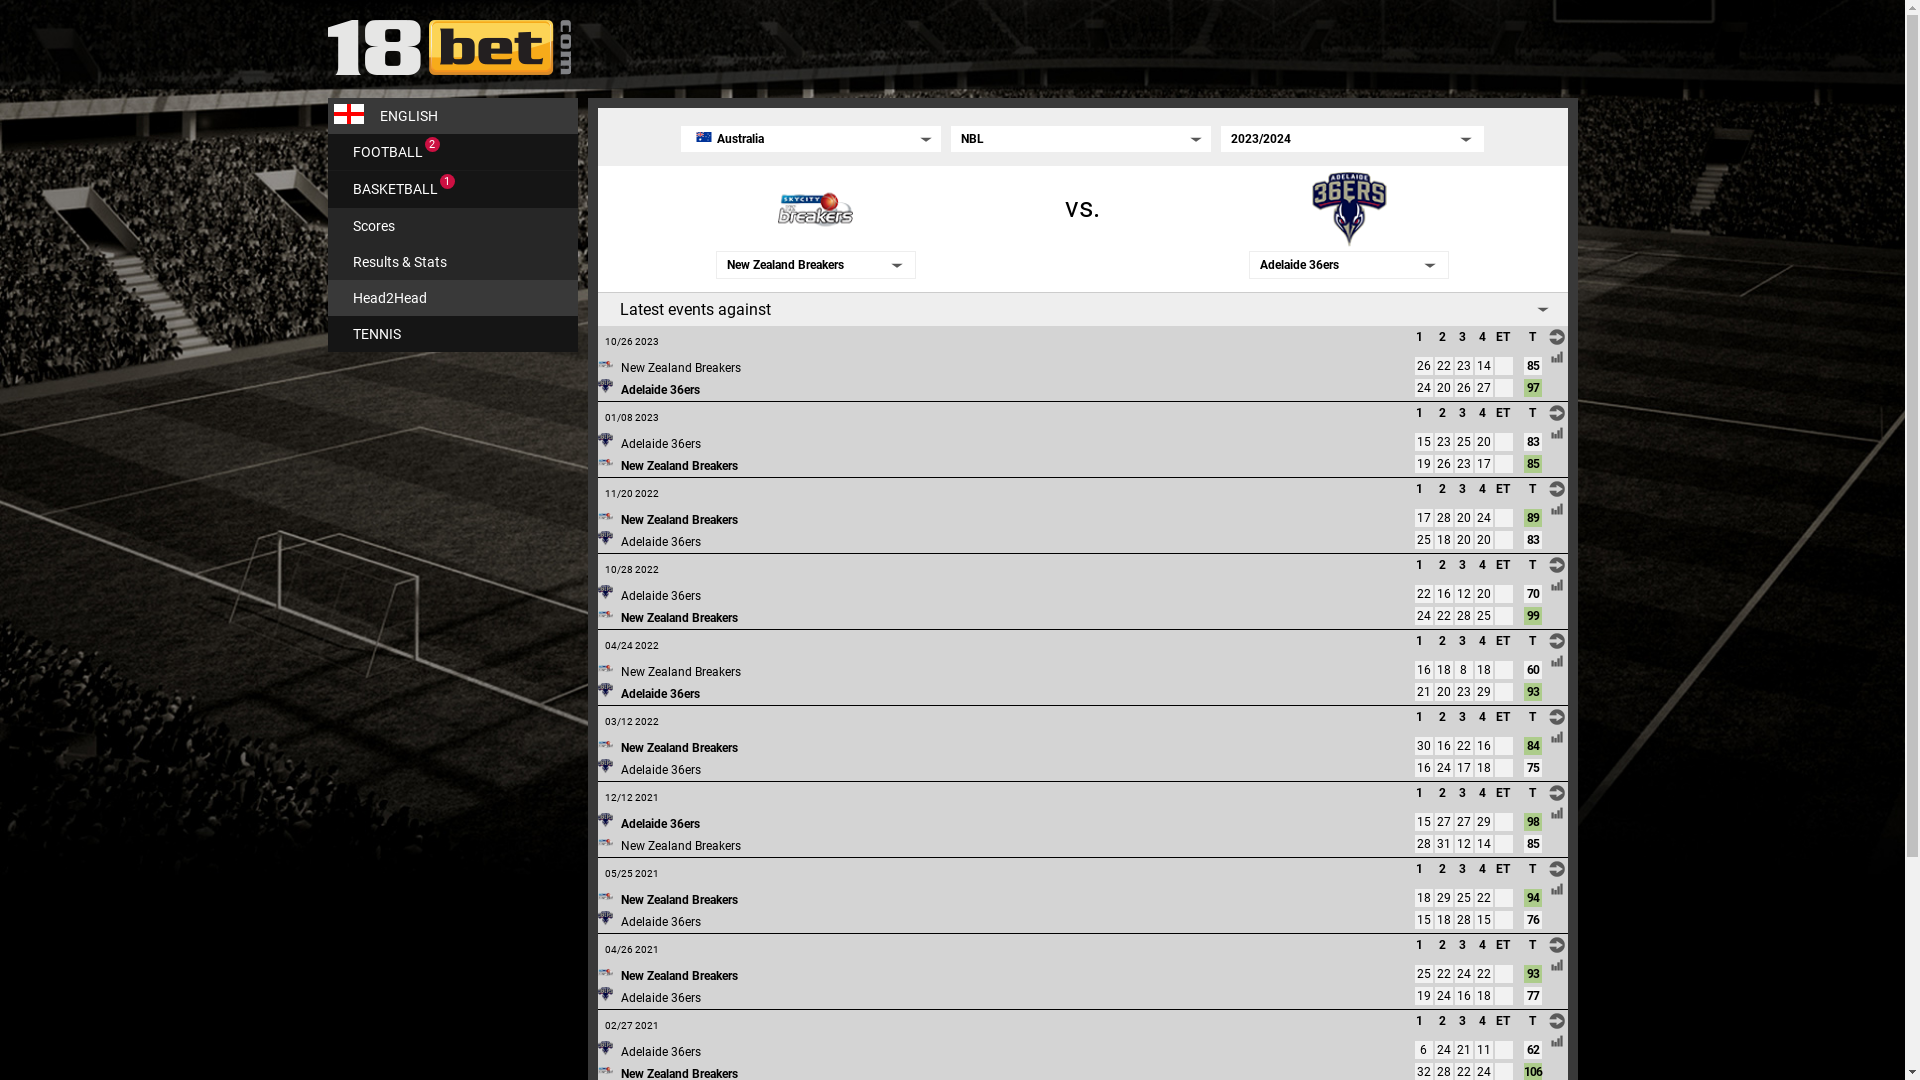 The height and width of the screenshot is (1080, 1920). Describe the element at coordinates (660, 998) in the screenshot. I see `'Adelaide 36ers'` at that location.